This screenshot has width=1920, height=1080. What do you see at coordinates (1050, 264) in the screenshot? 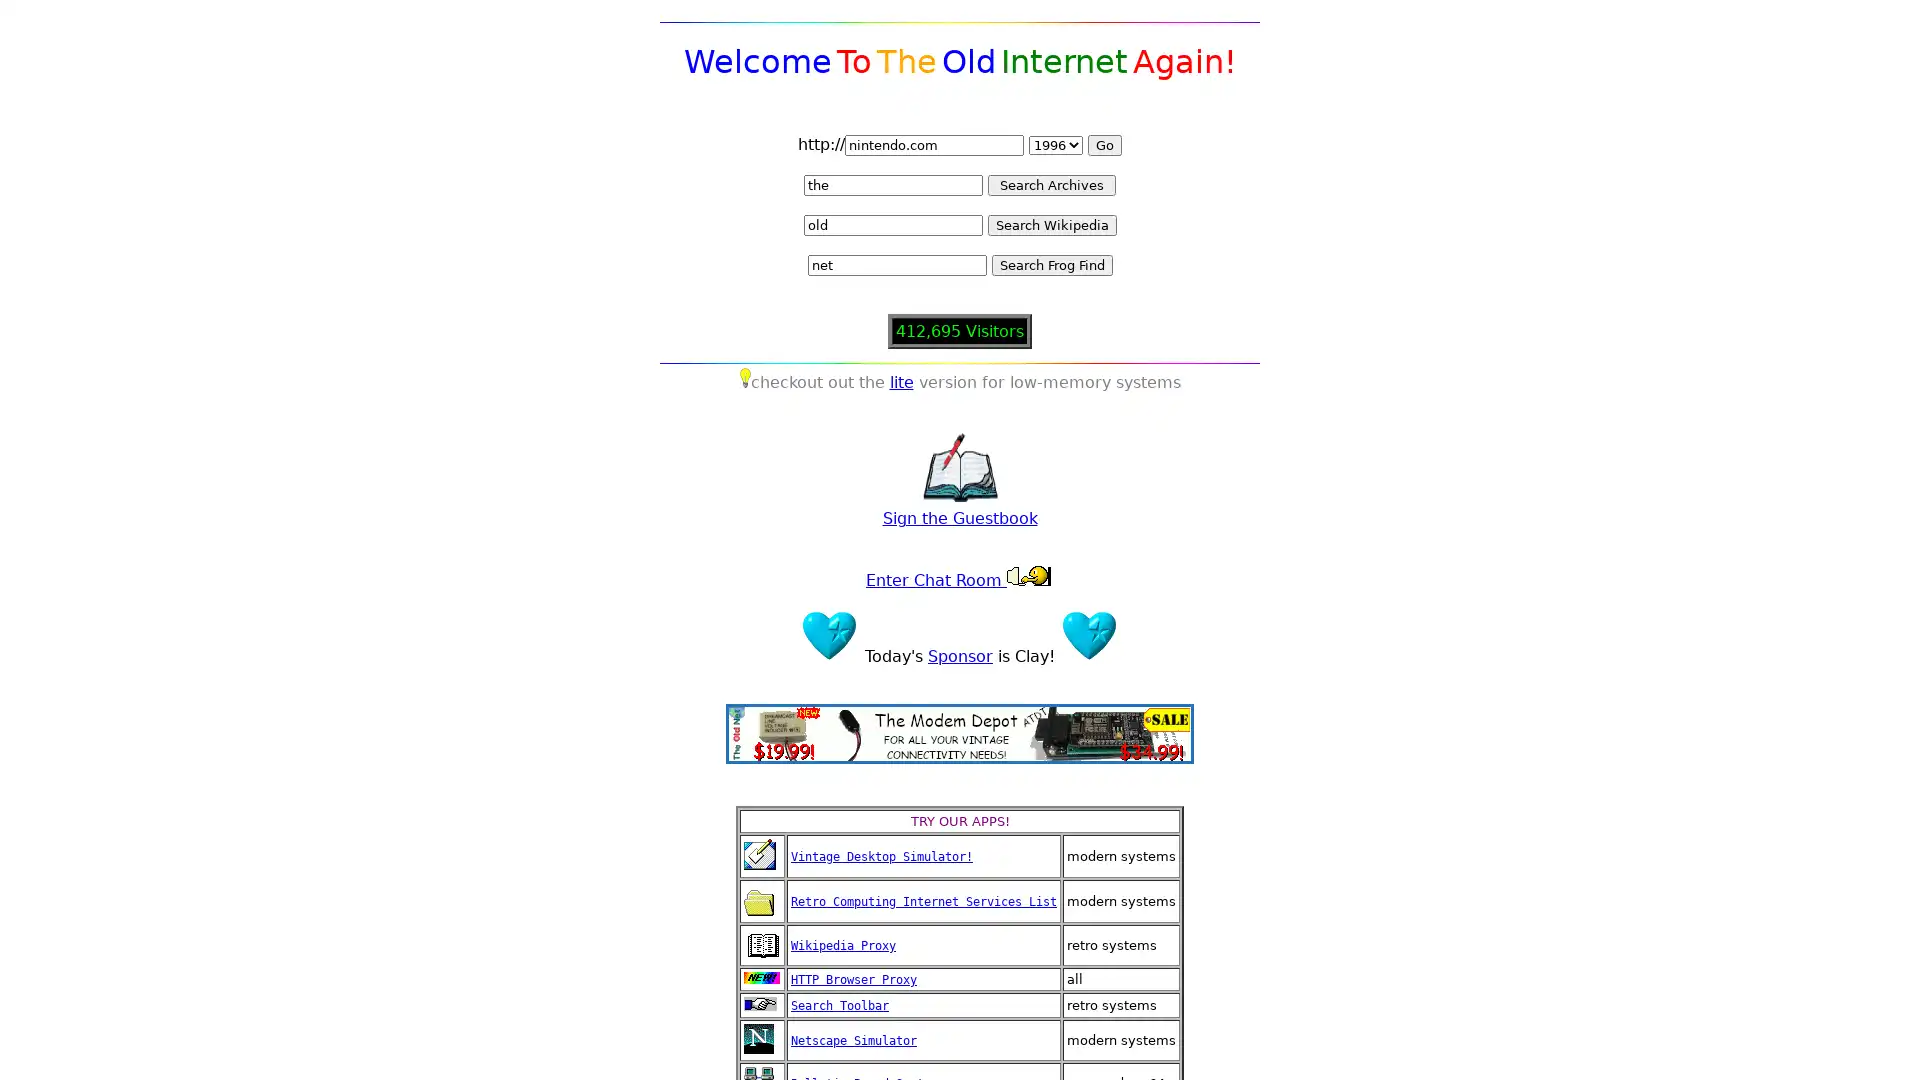
I see `Search Frog Find` at bounding box center [1050, 264].